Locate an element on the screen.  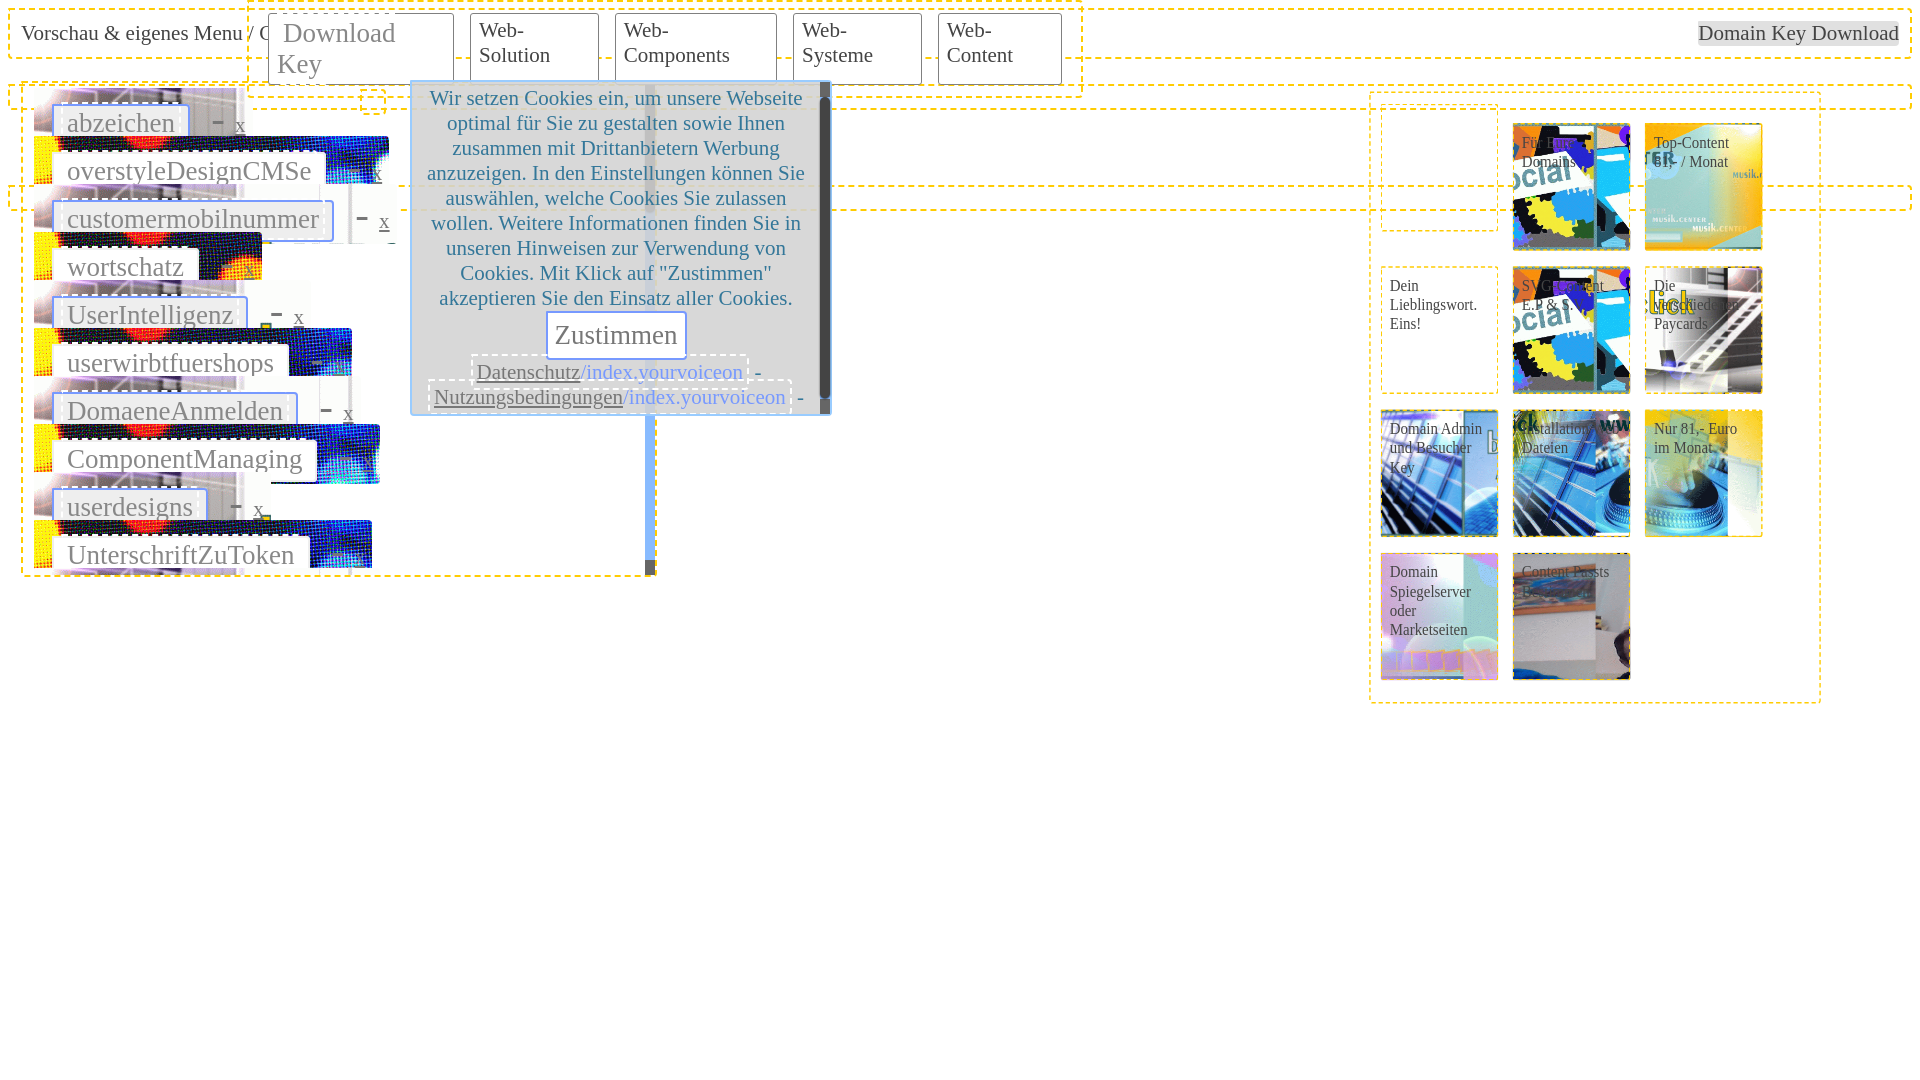
'UserIntelligenz - x' is located at coordinates (172, 309).